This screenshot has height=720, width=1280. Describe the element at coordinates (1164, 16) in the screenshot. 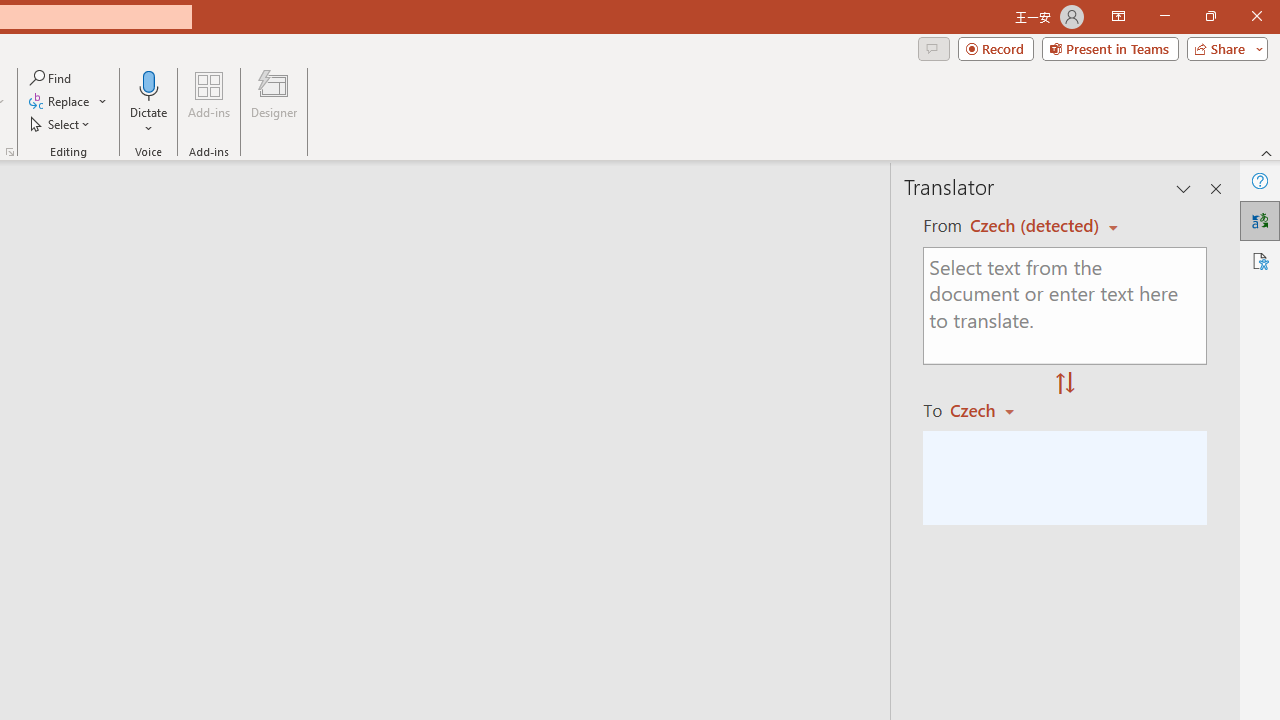

I see `'Minimize'` at that location.